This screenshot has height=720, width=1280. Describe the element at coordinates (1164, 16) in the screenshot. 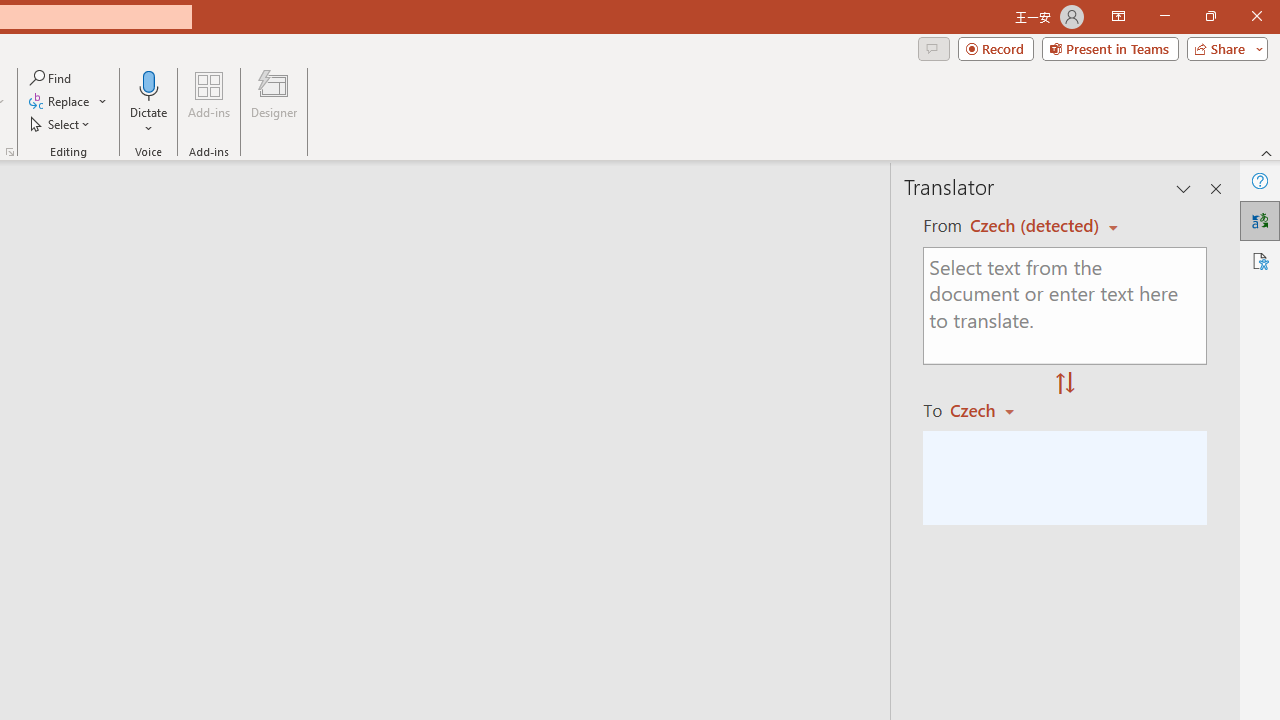

I see `'Minimize'` at that location.